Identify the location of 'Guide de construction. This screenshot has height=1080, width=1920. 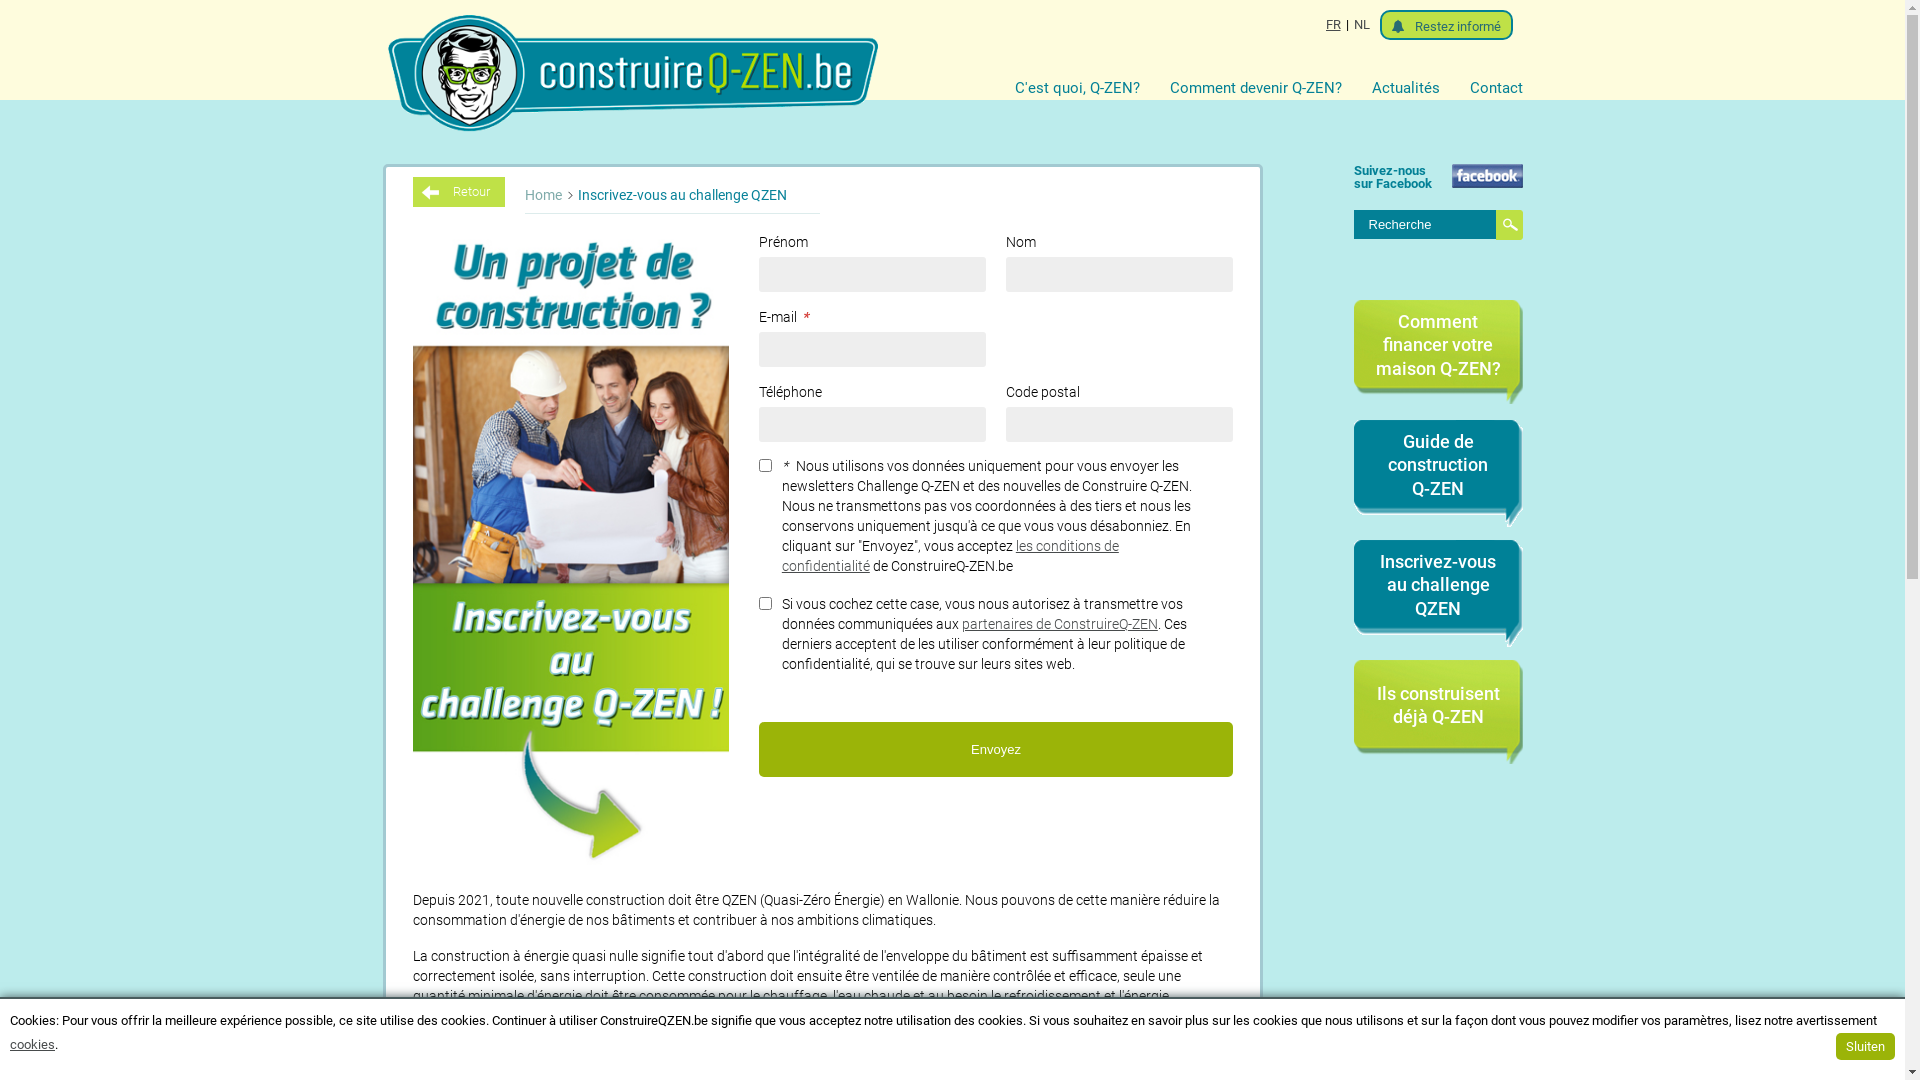
(1437, 465).